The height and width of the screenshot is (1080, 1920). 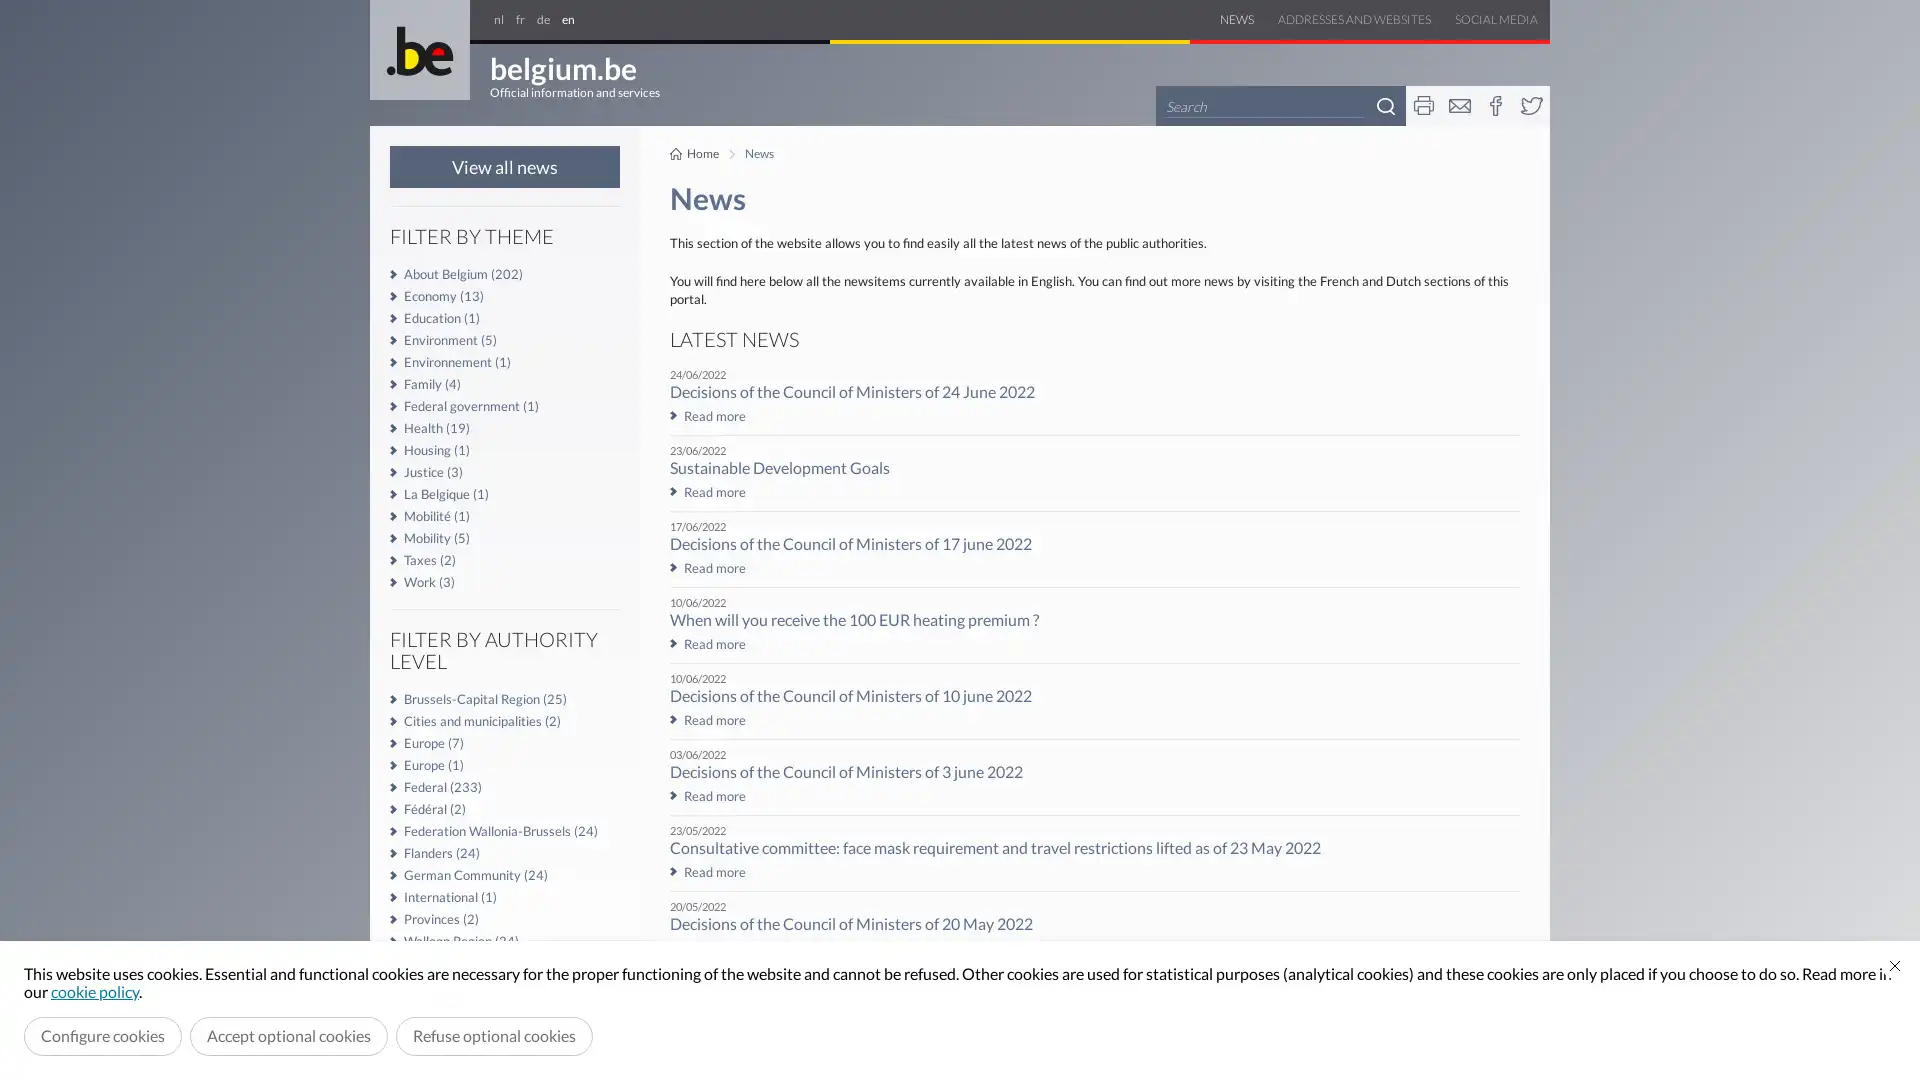 I want to click on Close, so click(x=1894, y=964).